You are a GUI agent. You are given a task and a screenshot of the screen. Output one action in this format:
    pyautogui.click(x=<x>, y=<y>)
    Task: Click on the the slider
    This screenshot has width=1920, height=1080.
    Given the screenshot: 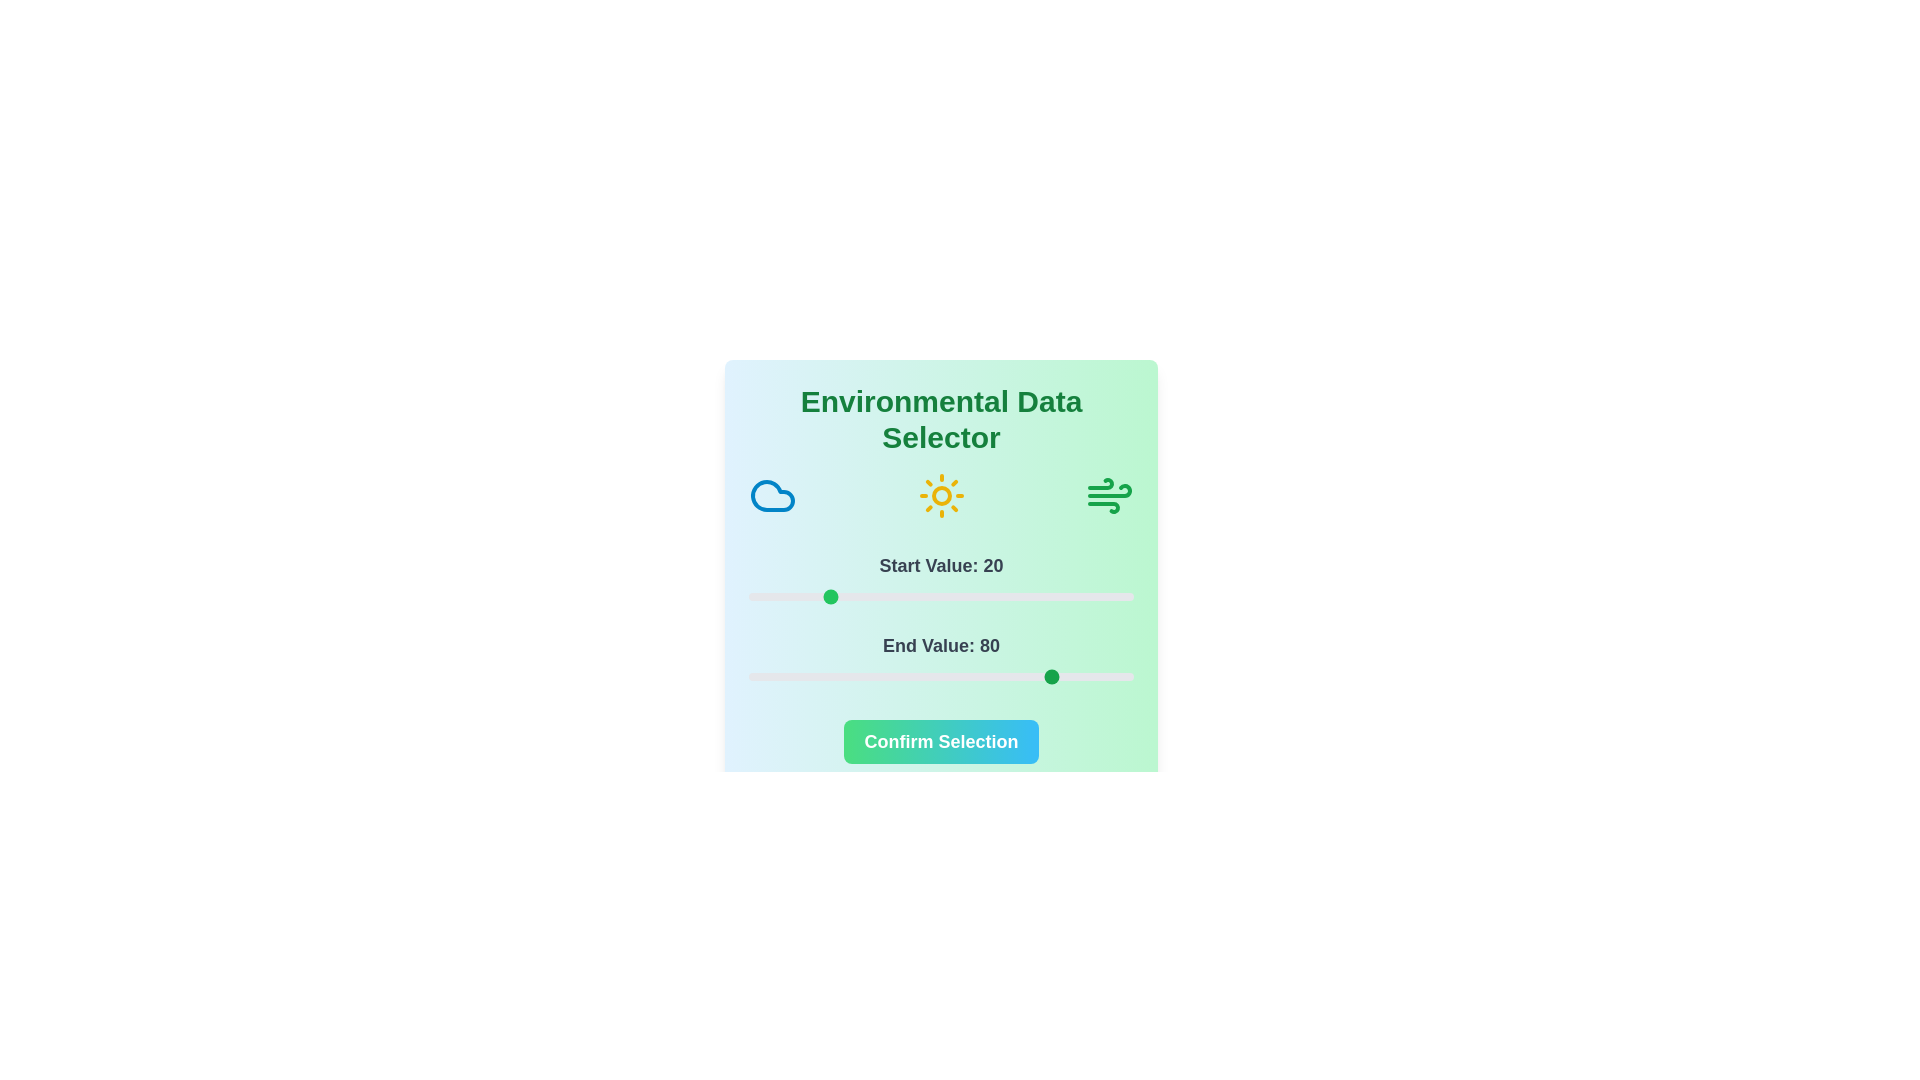 What is the action you would take?
    pyautogui.click(x=837, y=596)
    